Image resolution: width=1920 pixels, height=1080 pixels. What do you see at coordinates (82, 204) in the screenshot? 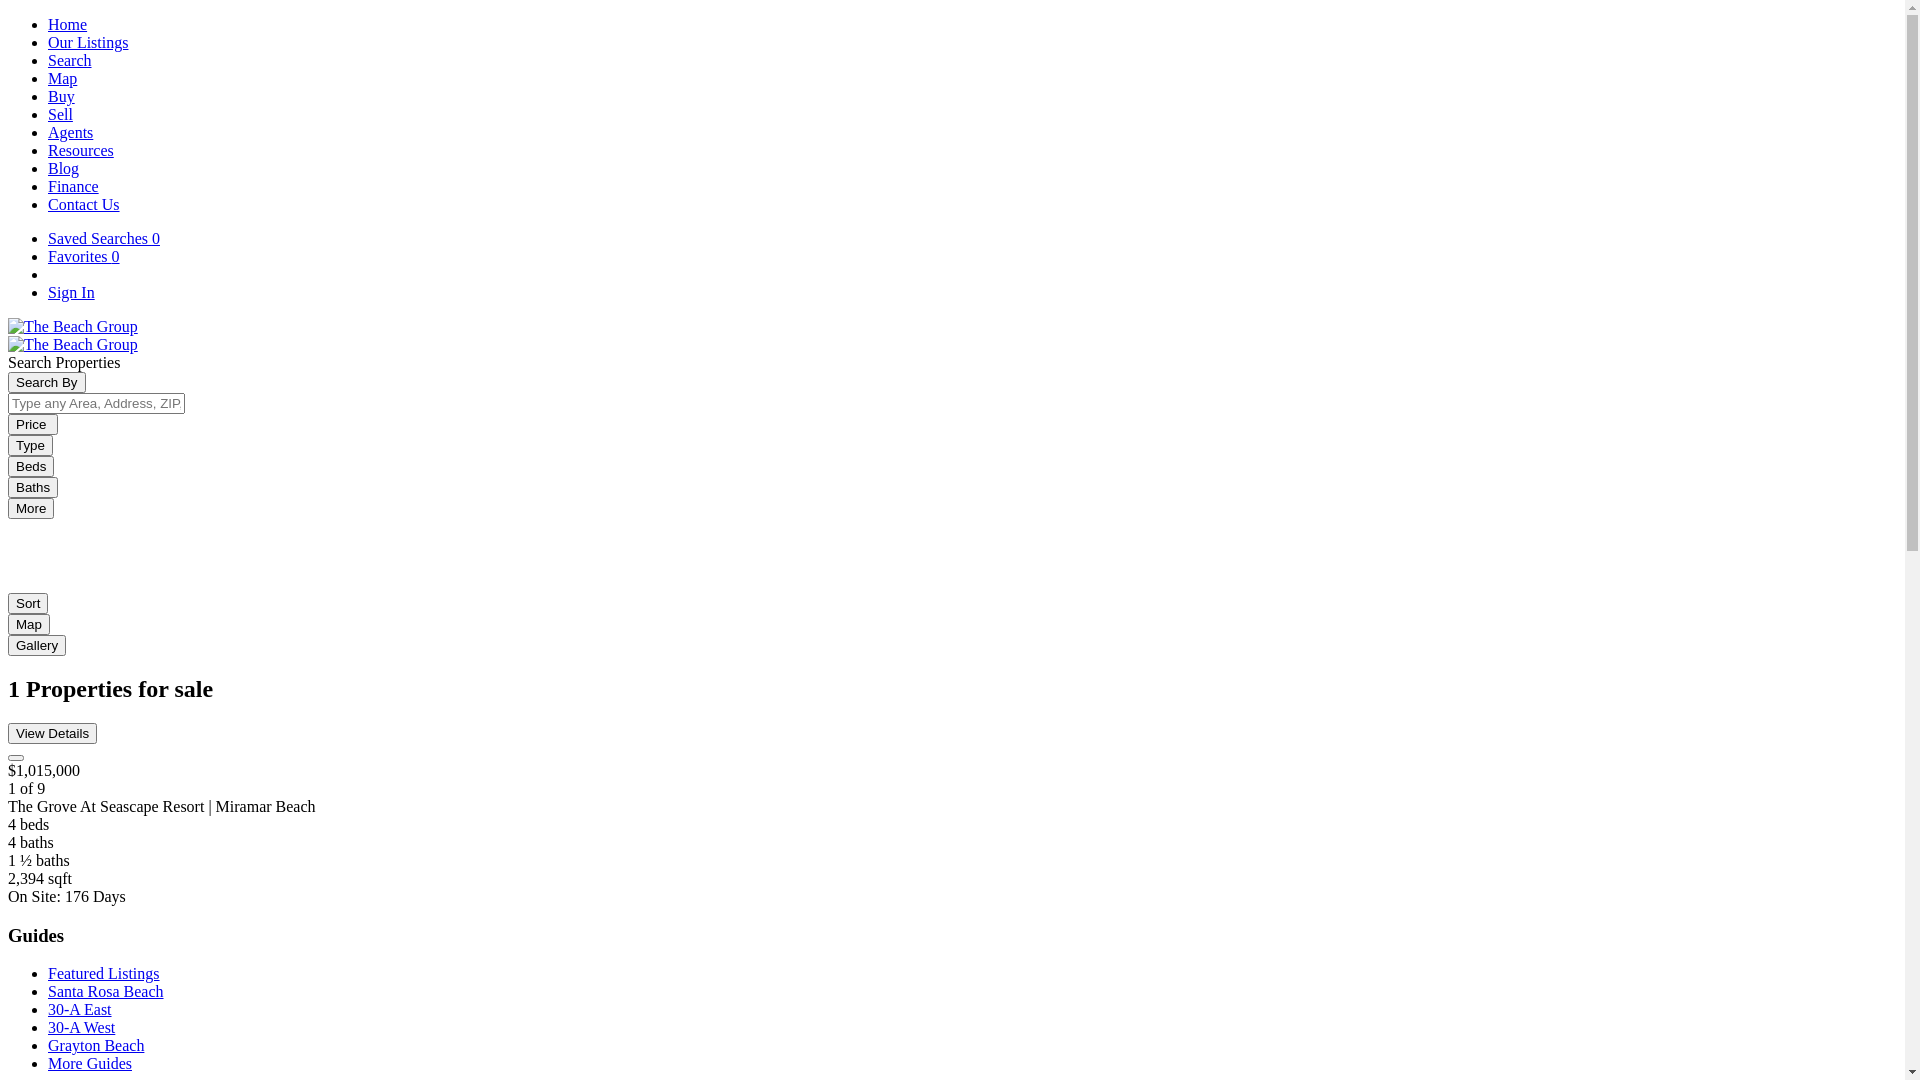
I see `'Contact Us'` at bounding box center [82, 204].